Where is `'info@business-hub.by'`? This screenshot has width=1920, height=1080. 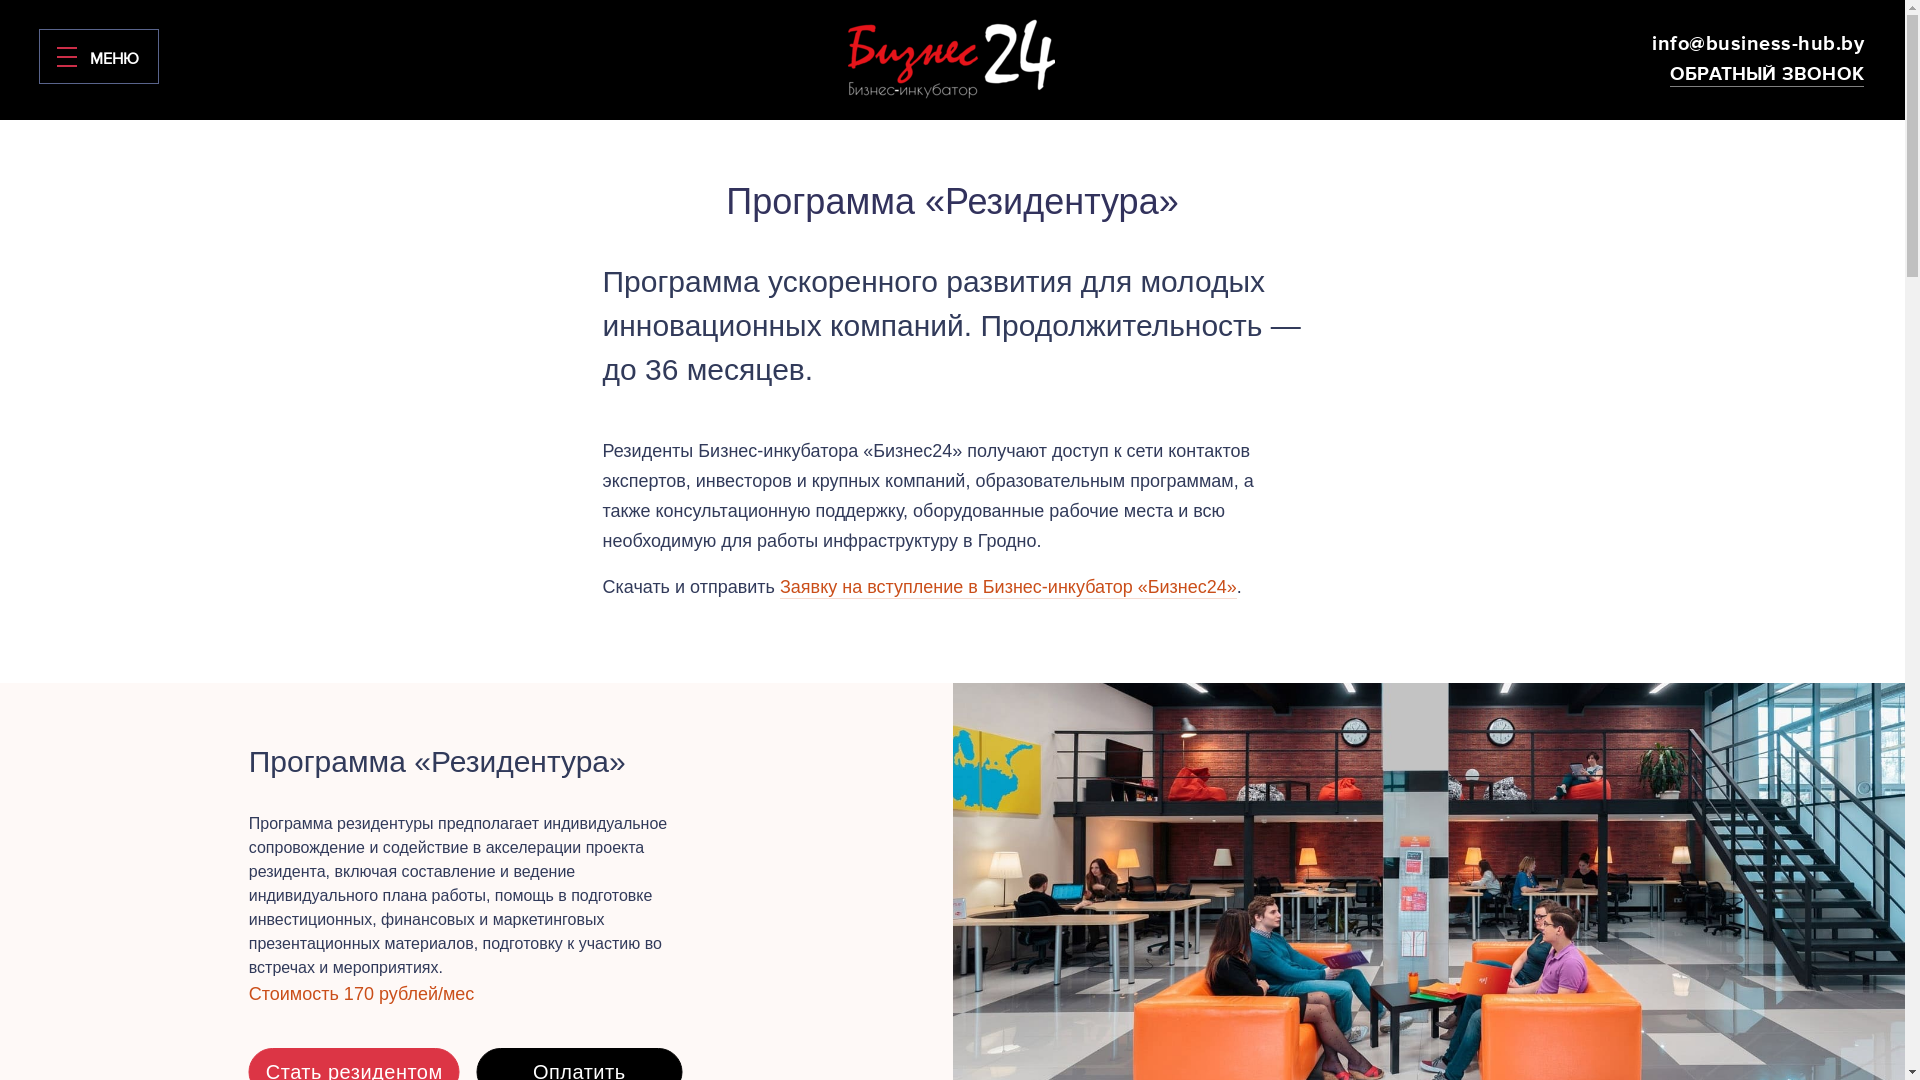
'info@business-hub.by' is located at coordinates (1756, 43).